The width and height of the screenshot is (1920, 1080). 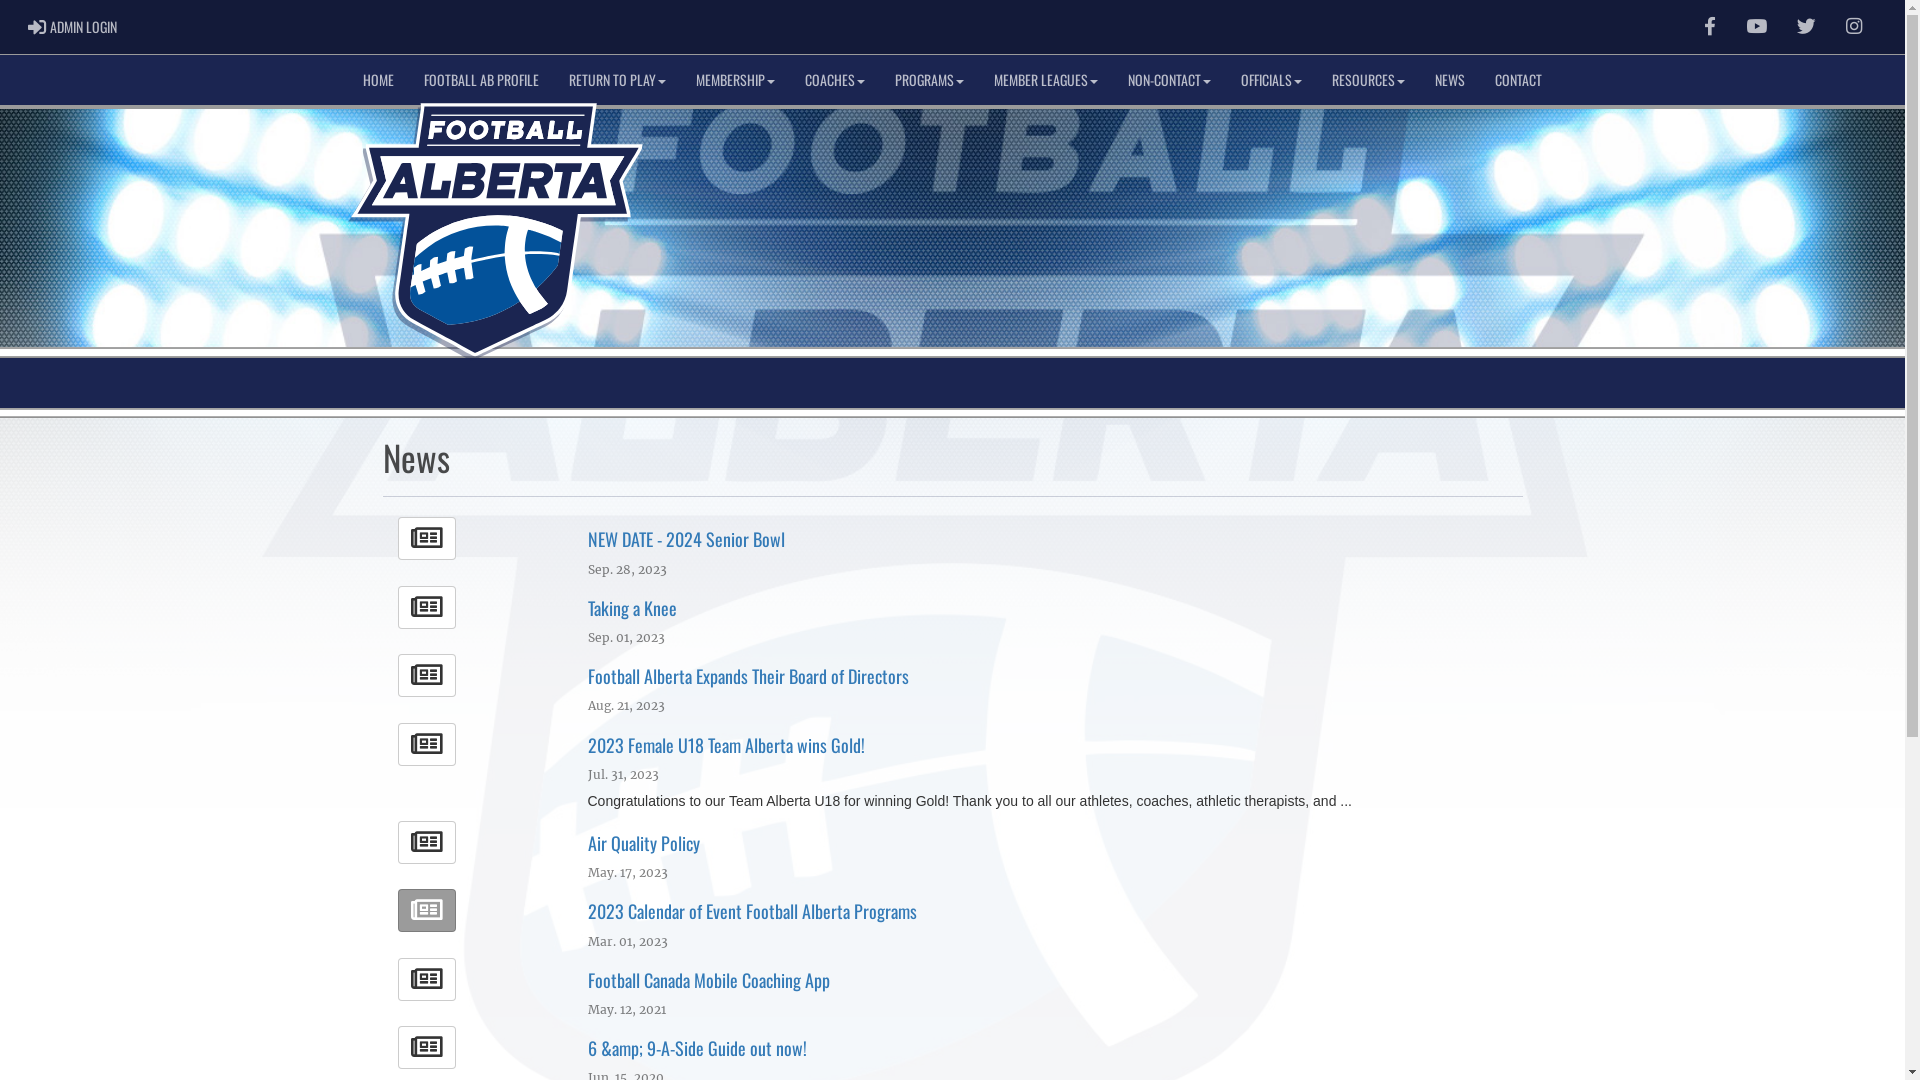 What do you see at coordinates (1270, 79) in the screenshot?
I see `'OFFICIALS'` at bounding box center [1270, 79].